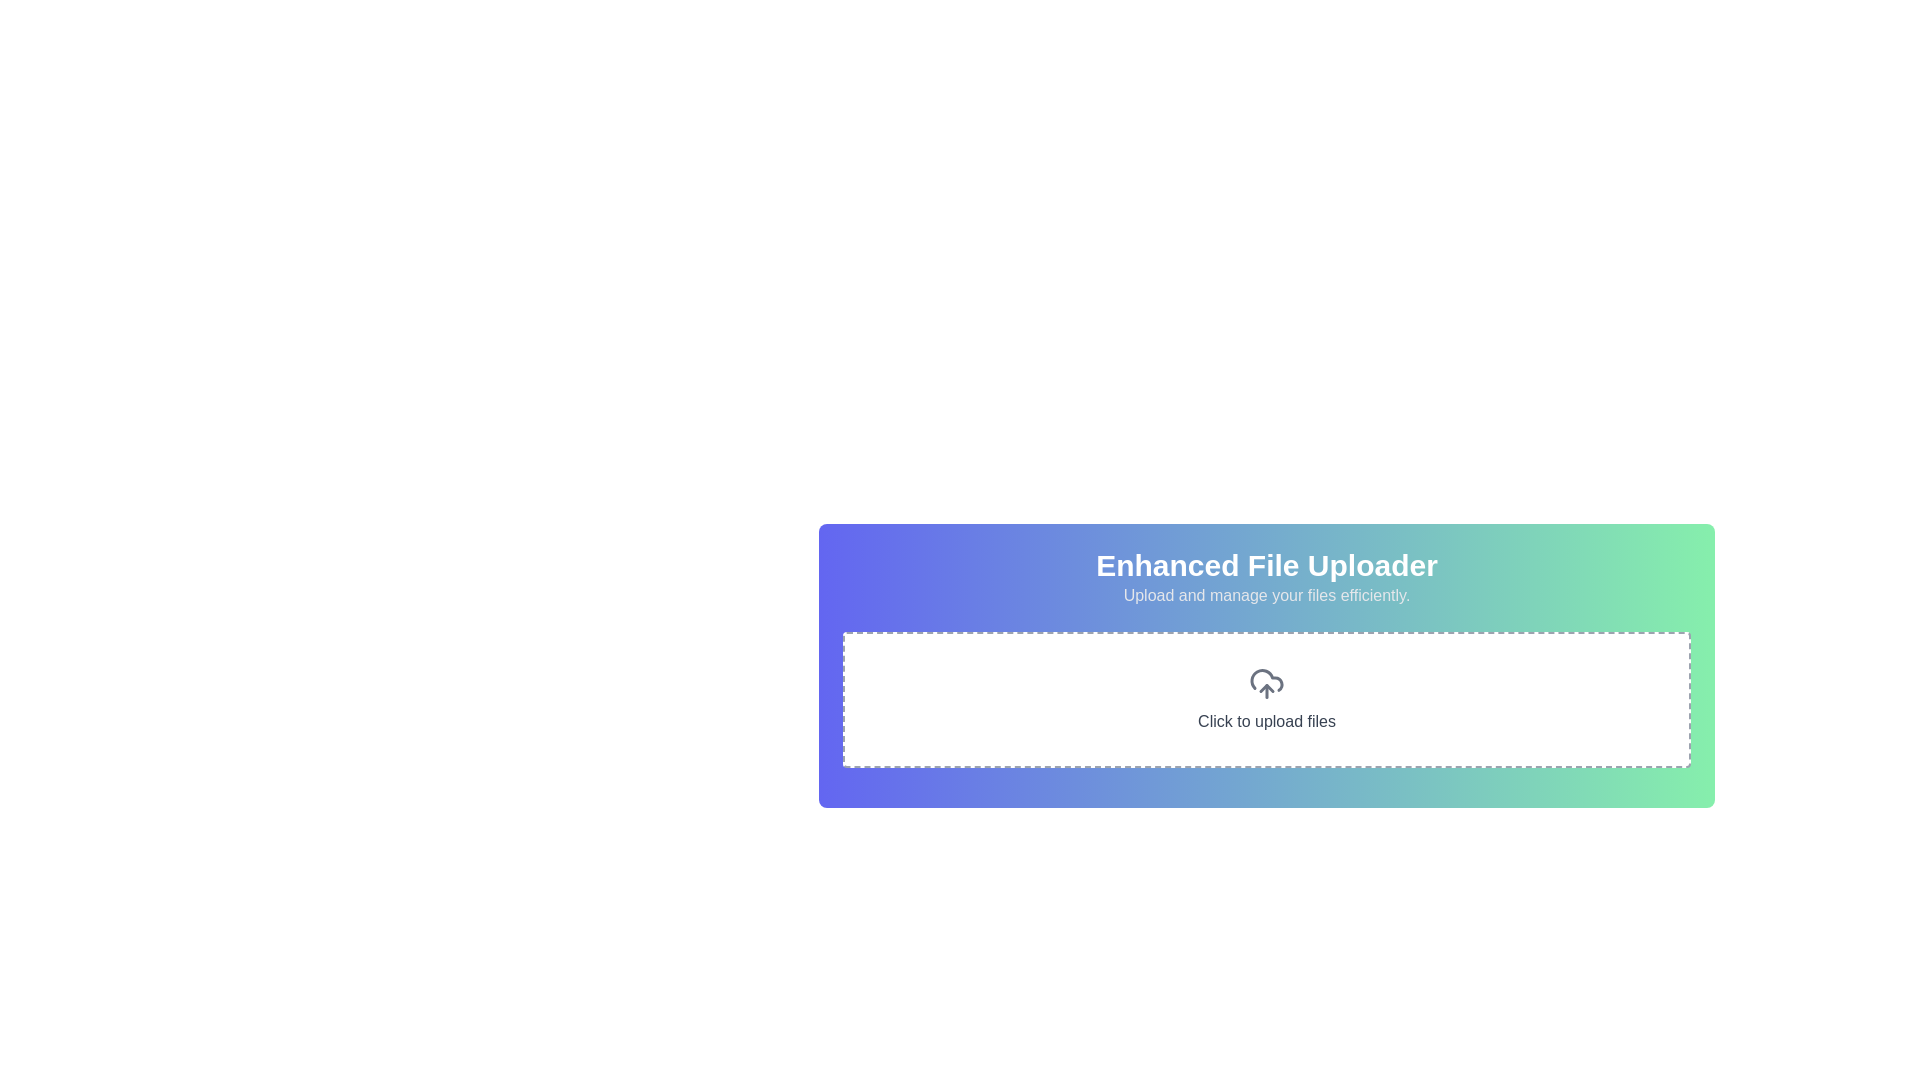 Image resolution: width=1920 pixels, height=1080 pixels. I want to click on the top heading of the File uploader interface, so click(1266, 707).